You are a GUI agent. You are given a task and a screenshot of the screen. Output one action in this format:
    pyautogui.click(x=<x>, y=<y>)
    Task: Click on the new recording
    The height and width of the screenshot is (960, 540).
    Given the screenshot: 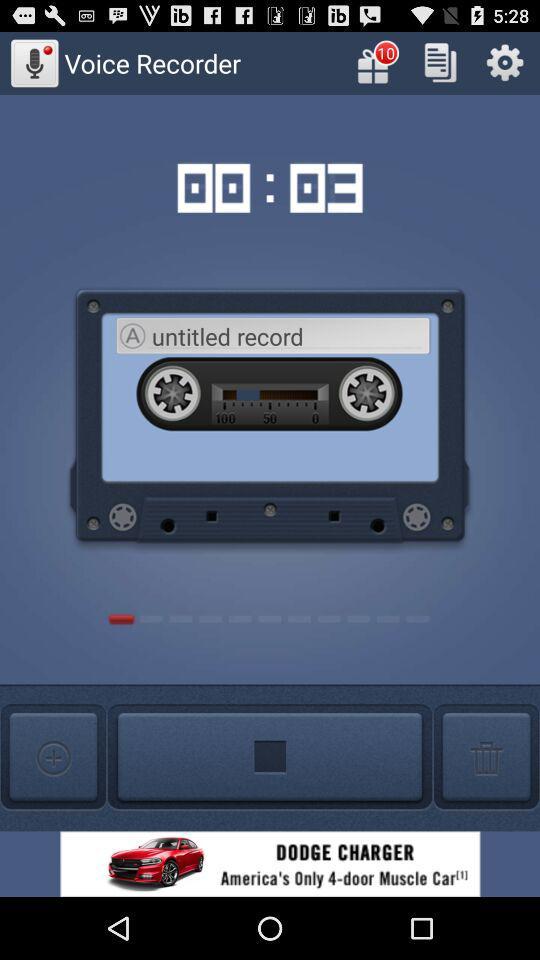 What is the action you would take?
    pyautogui.click(x=53, y=756)
    